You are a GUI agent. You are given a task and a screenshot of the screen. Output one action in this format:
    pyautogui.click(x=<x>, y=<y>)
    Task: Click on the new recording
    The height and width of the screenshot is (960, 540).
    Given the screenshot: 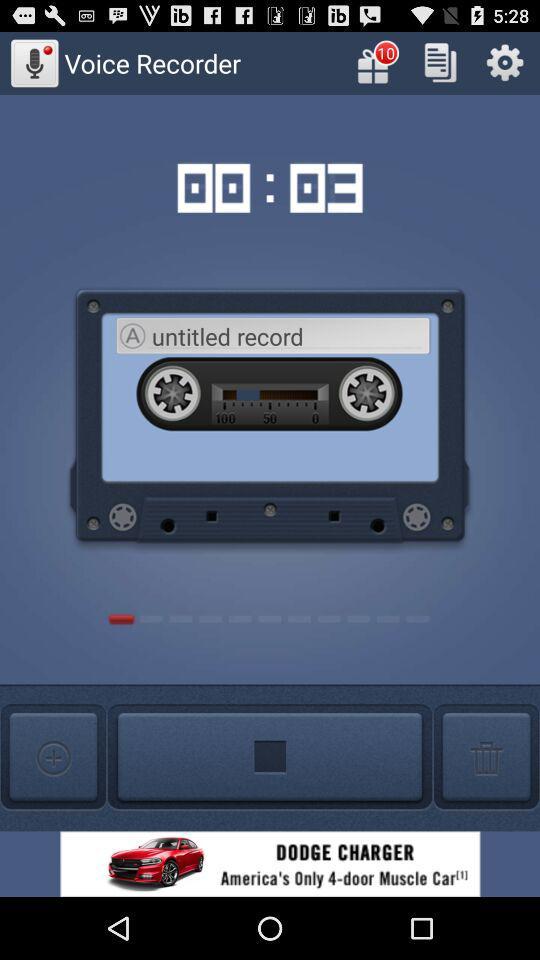 What is the action you would take?
    pyautogui.click(x=53, y=756)
    